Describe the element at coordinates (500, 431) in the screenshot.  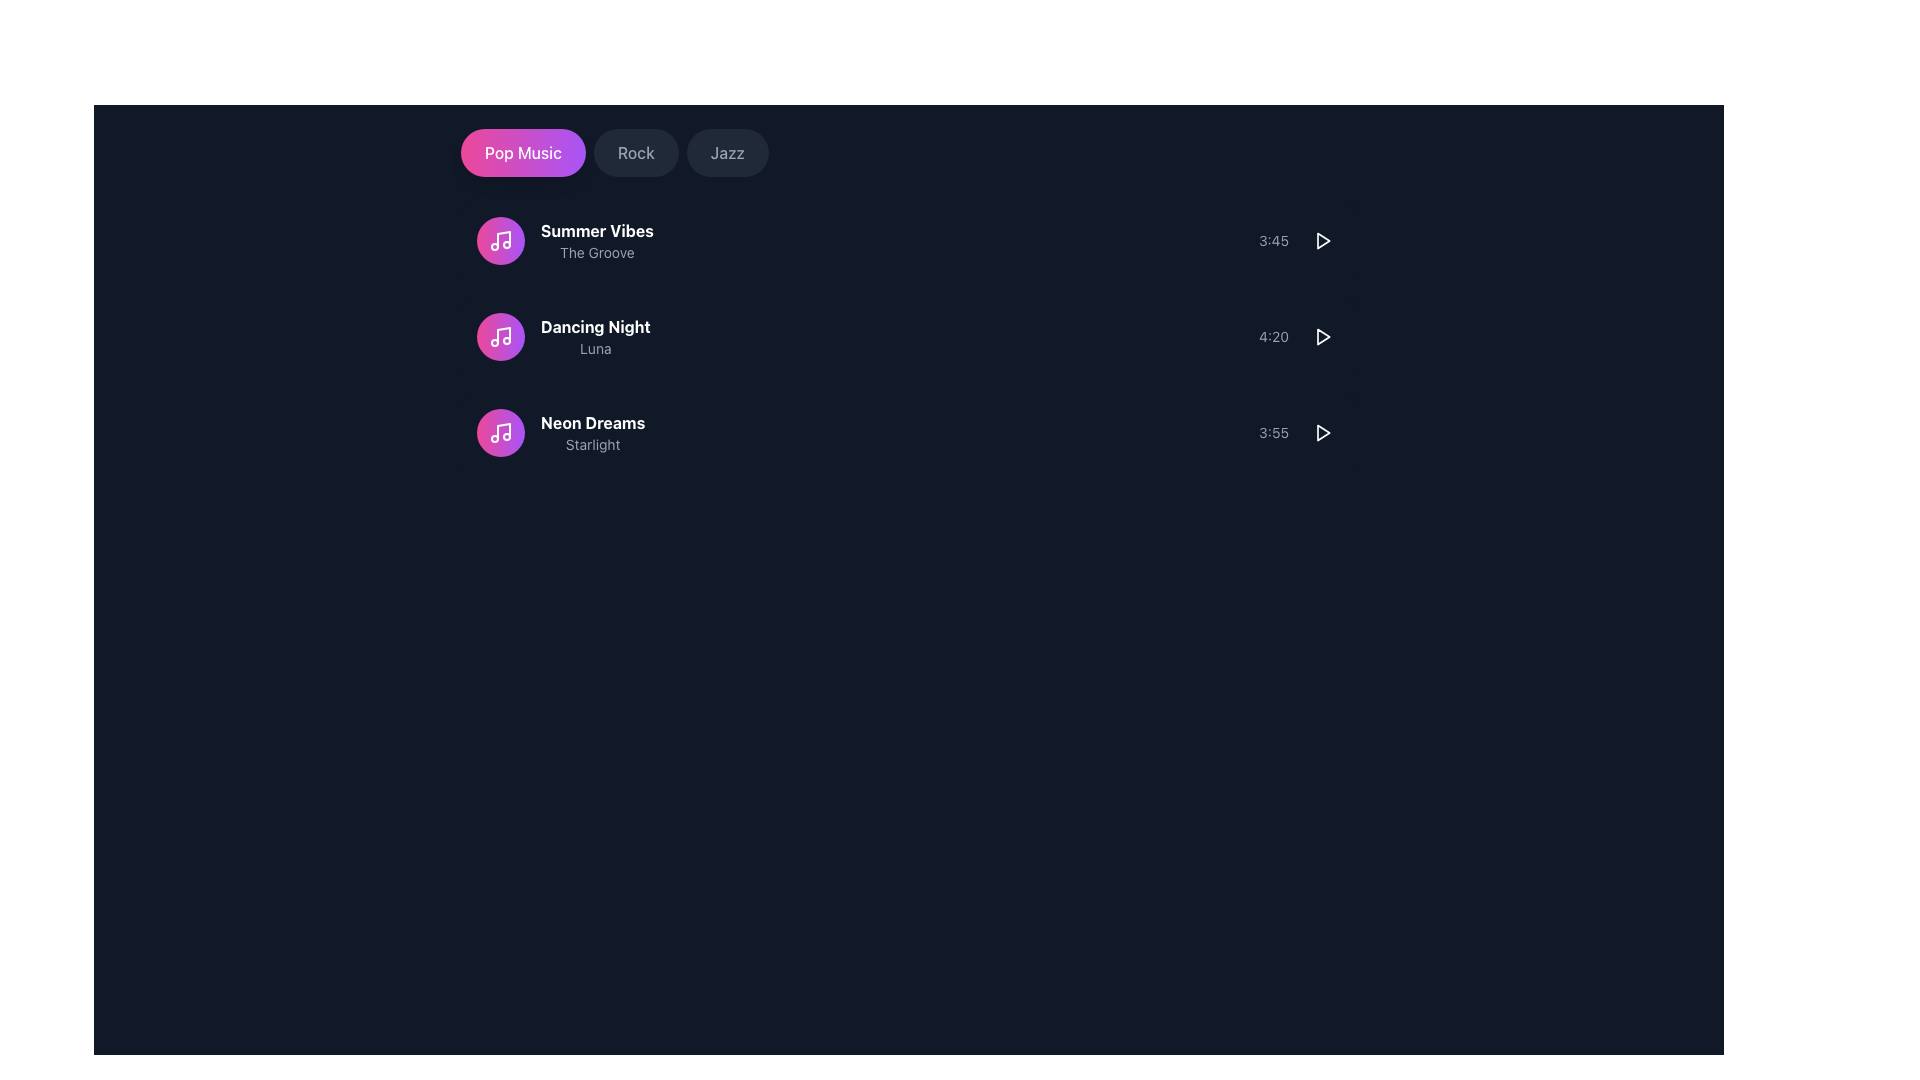
I see `the music track icon for 'Neon Dreams', which is the third icon in the third row of the music item list` at that location.